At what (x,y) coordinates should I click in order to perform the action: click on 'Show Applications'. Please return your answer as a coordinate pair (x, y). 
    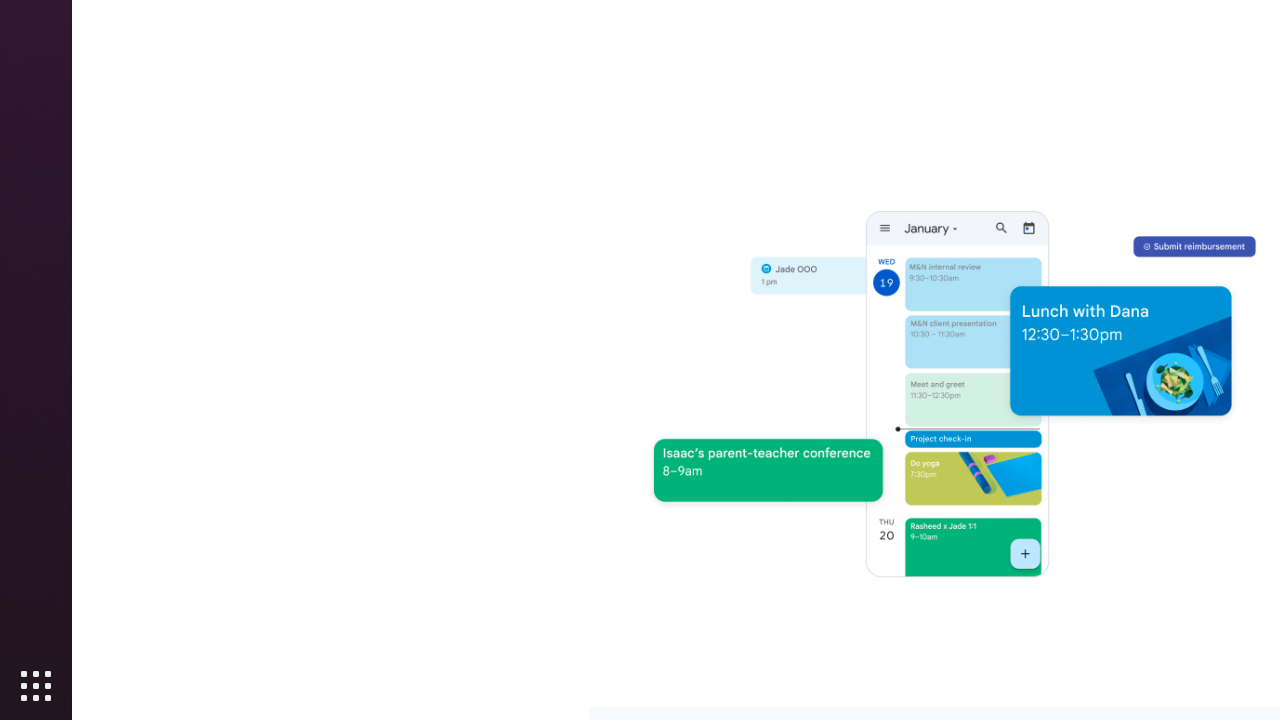
    Looking at the image, I should click on (35, 685).